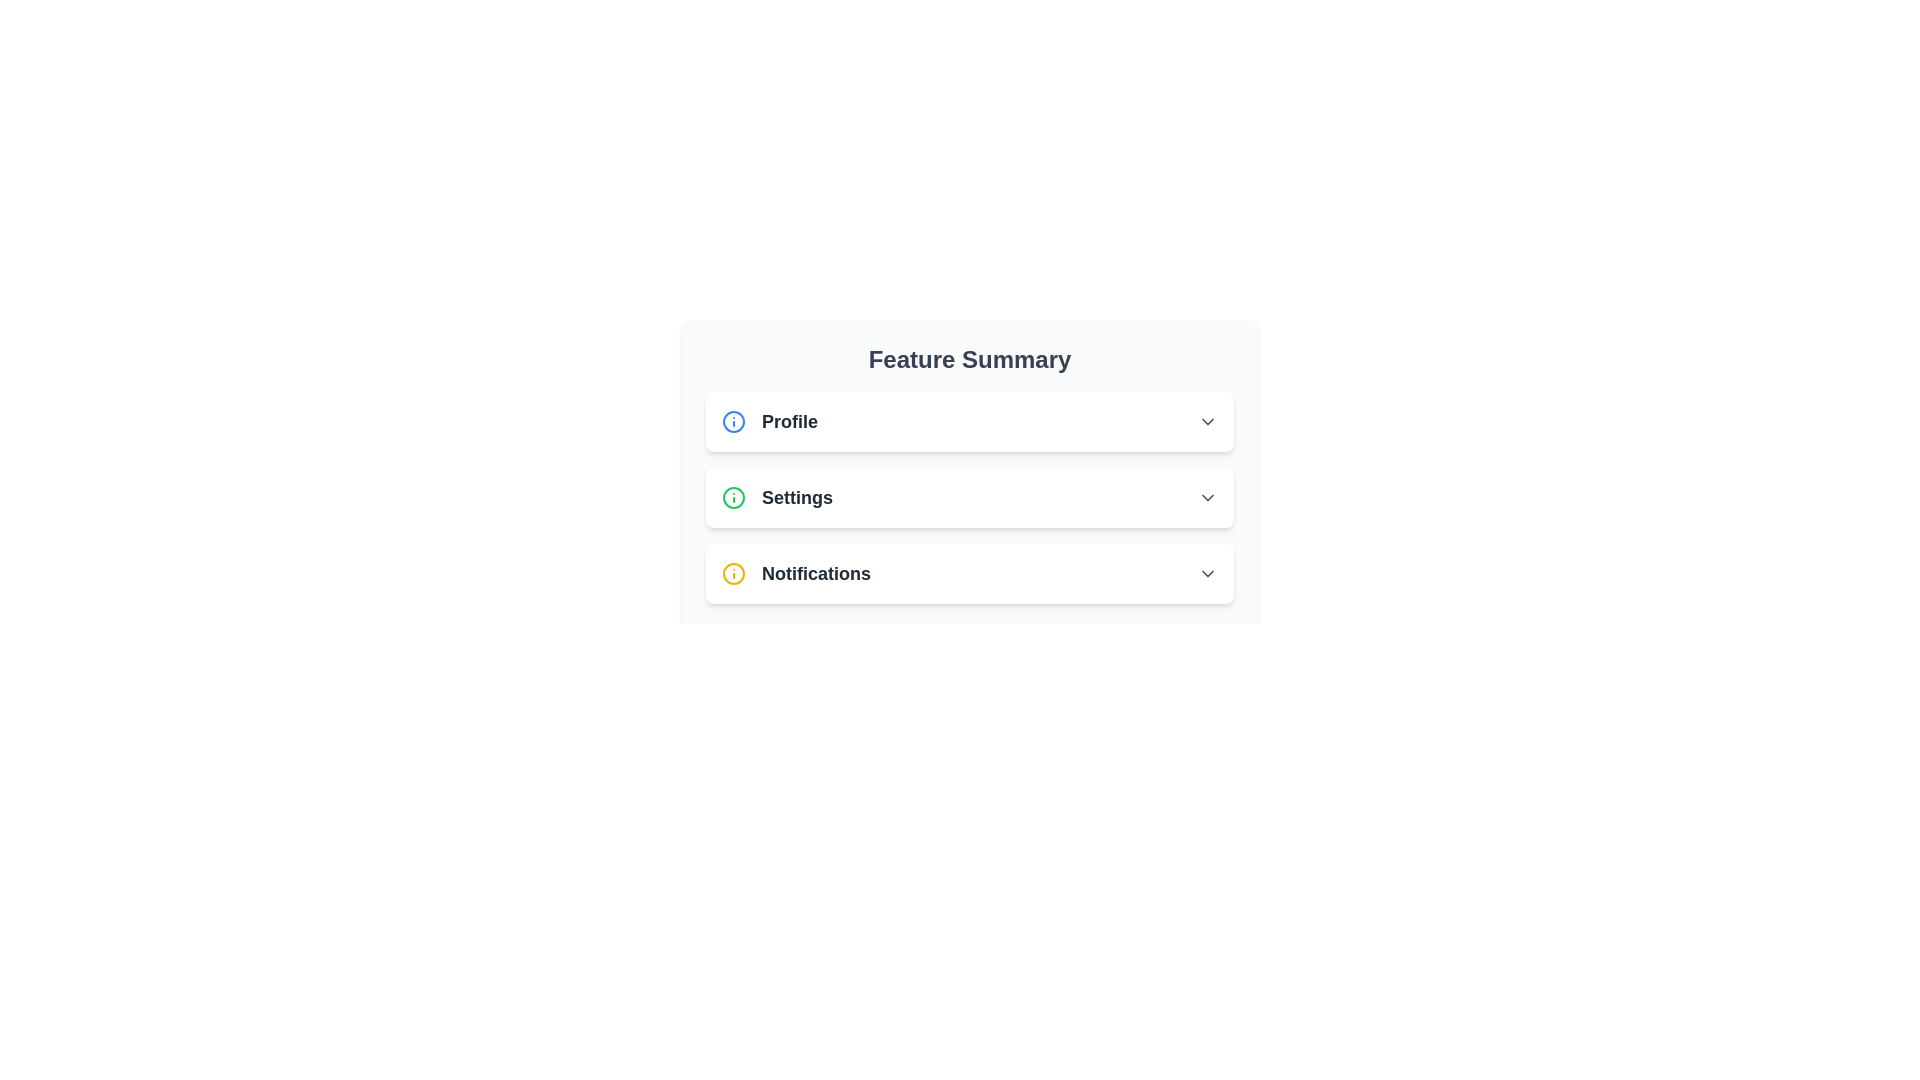 This screenshot has height=1080, width=1920. What do you see at coordinates (768, 420) in the screenshot?
I see `the 'Profile' text label with the adjacent informational icon, which is styled in bold dark gray font and has a blue circular icon with an 'i' inside` at bounding box center [768, 420].